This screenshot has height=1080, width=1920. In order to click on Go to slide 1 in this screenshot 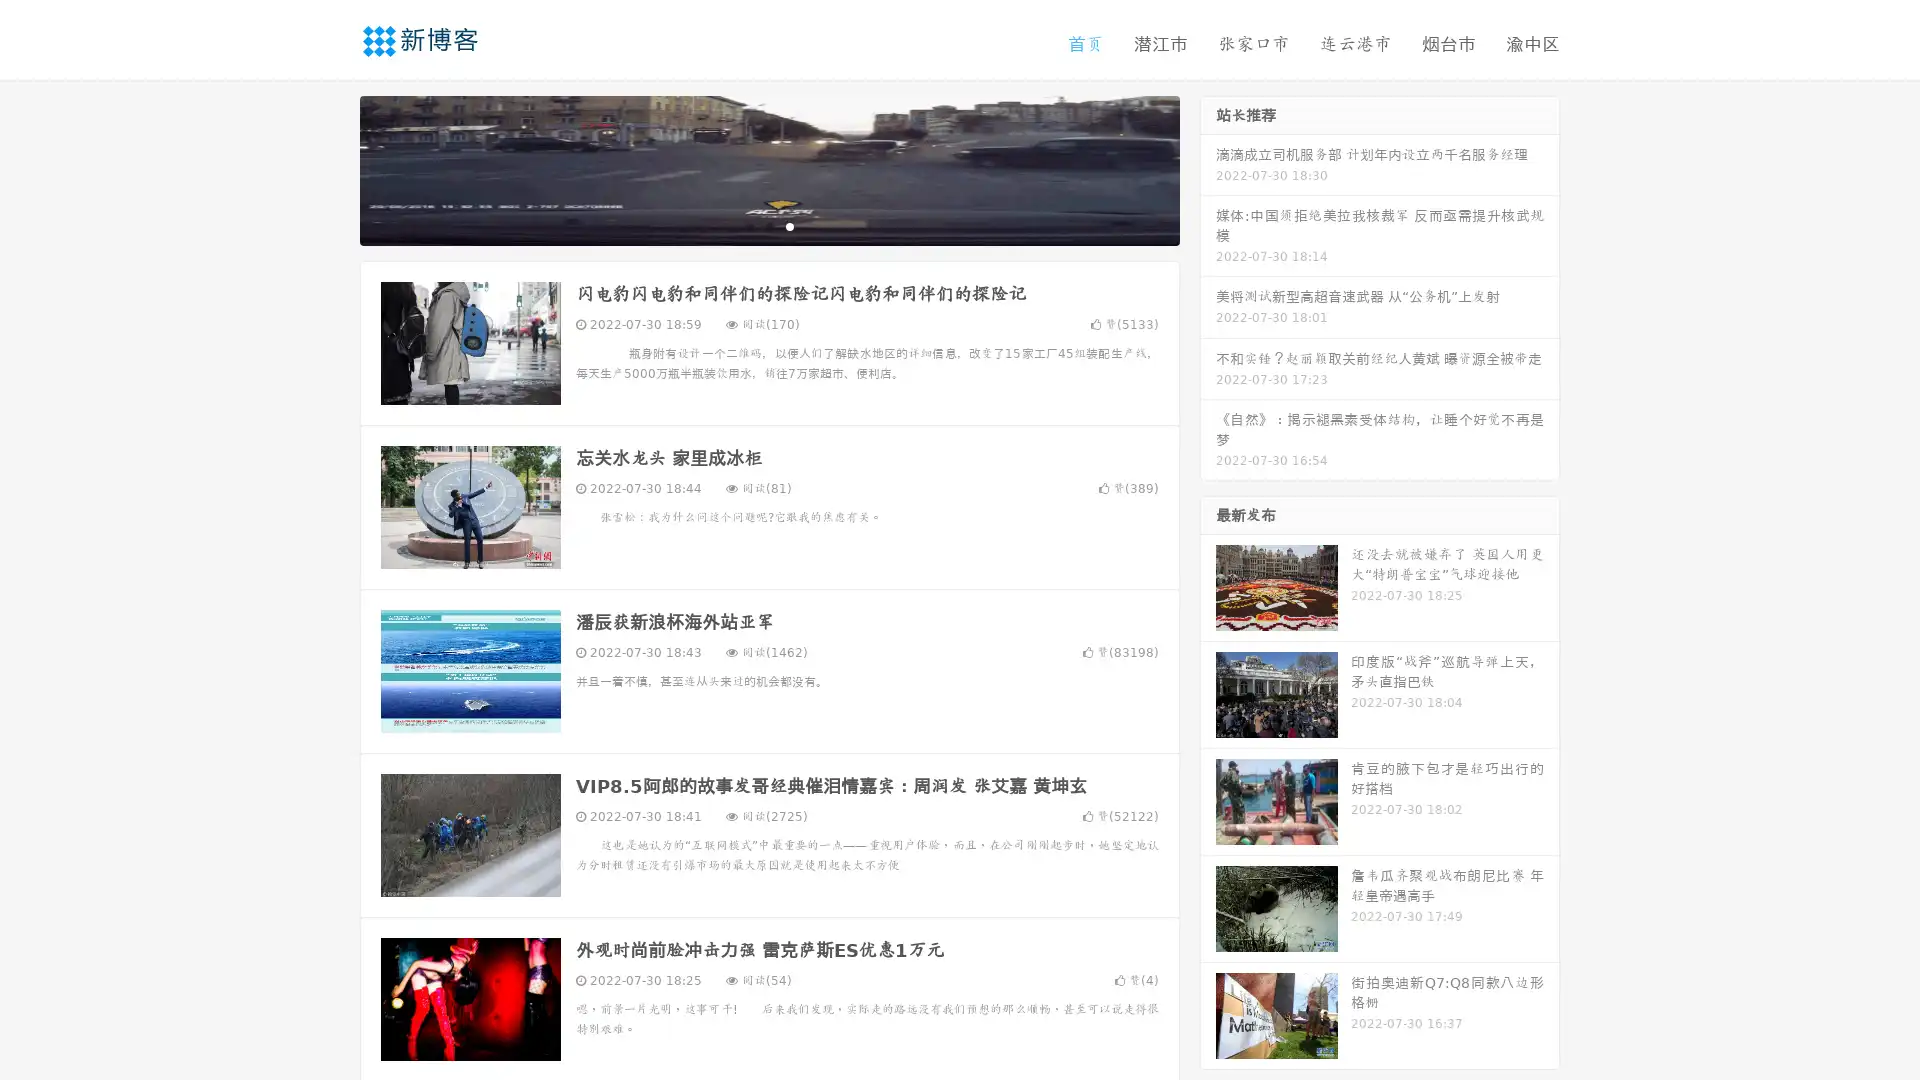, I will do `click(748, 225)`.